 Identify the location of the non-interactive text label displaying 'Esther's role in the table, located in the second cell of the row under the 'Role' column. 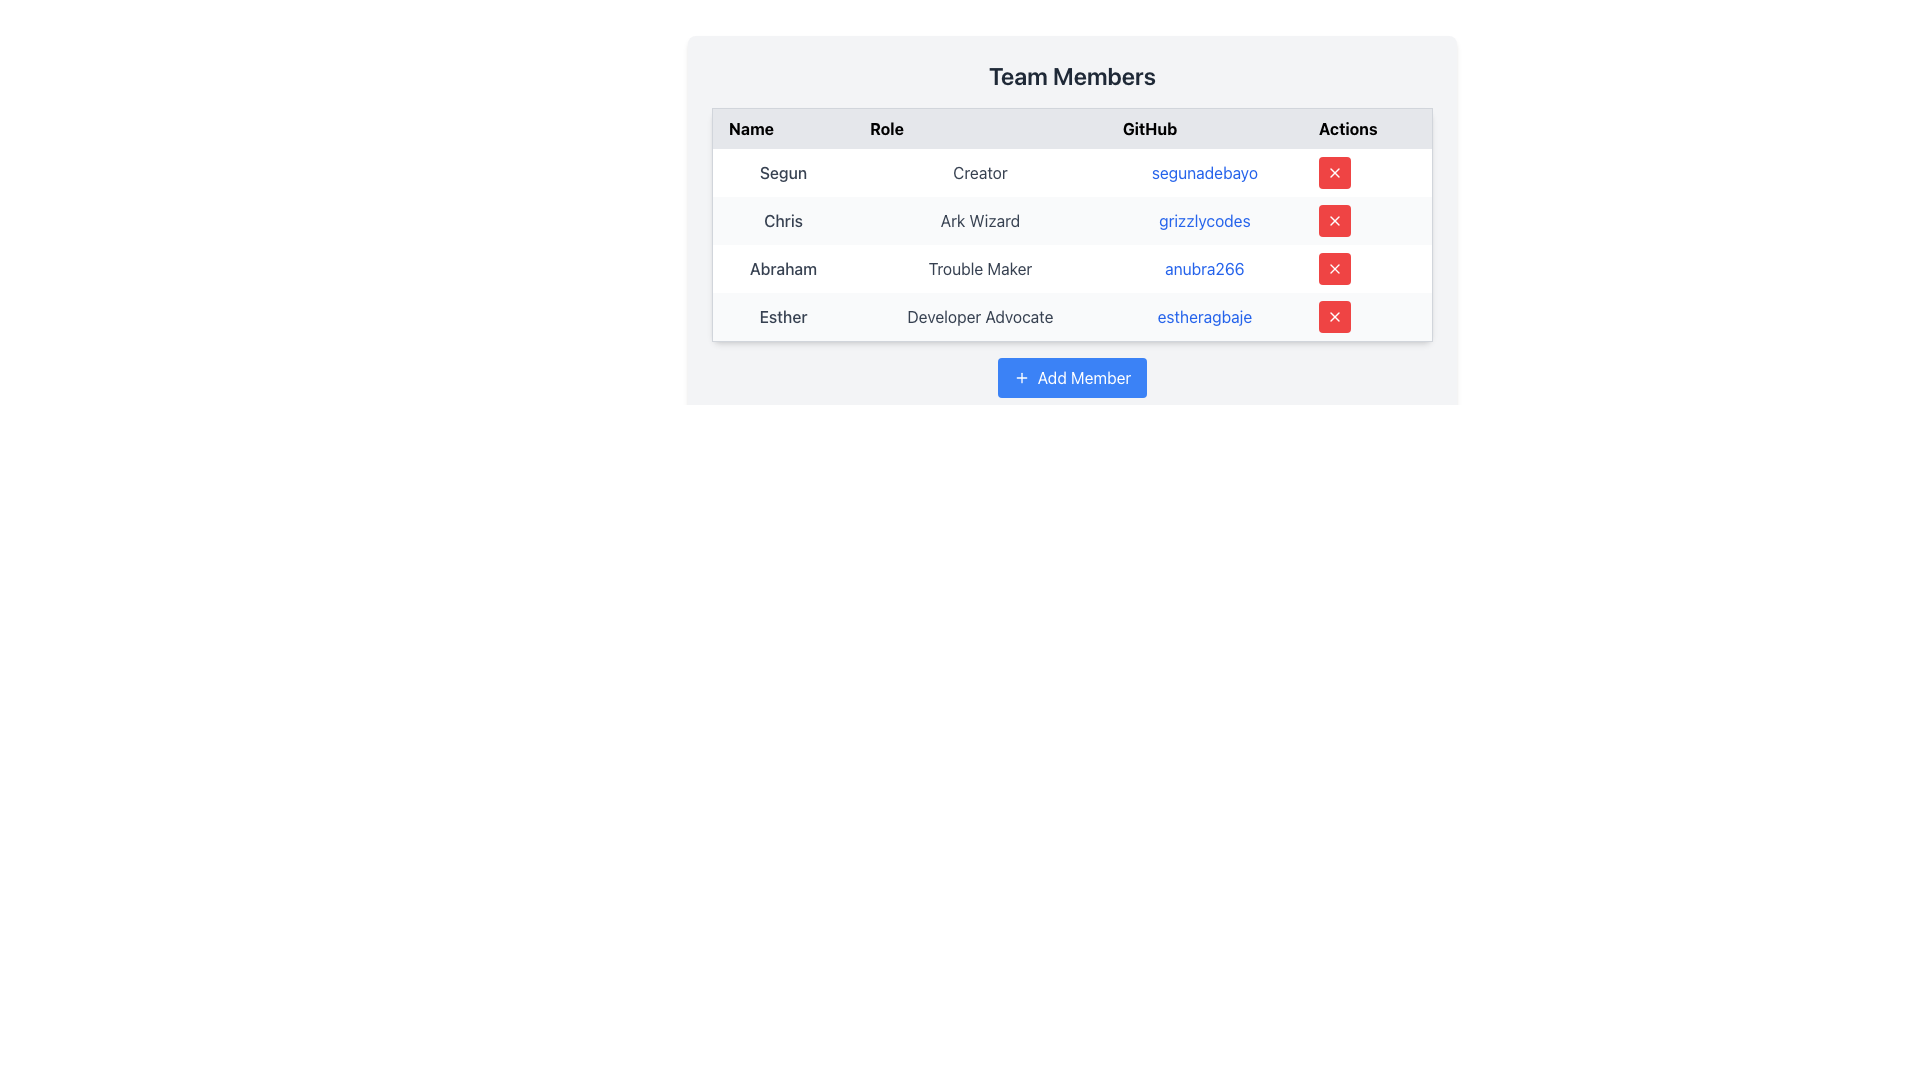
(980, 316).